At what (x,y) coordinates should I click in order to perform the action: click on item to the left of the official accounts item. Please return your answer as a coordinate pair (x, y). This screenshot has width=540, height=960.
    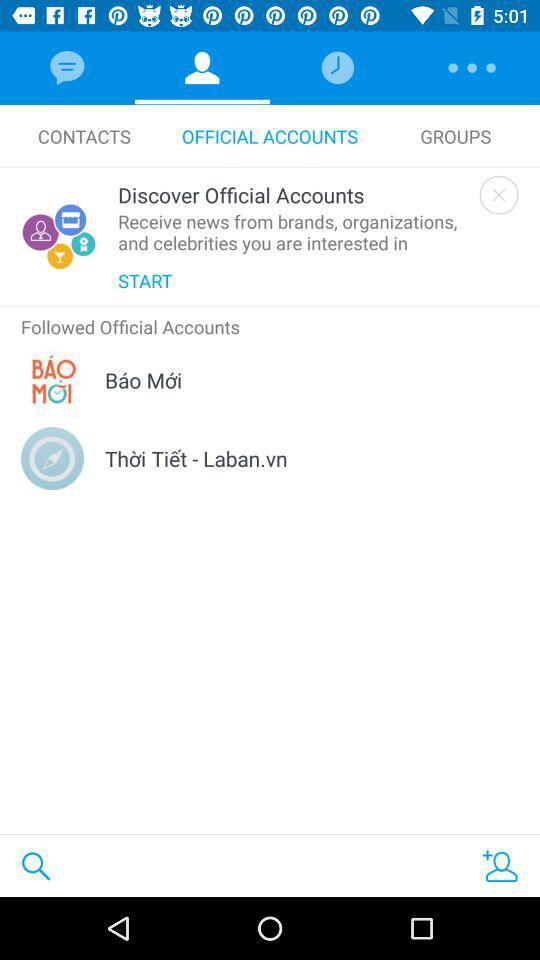
    Looking at the image, I should click on (83, 135).